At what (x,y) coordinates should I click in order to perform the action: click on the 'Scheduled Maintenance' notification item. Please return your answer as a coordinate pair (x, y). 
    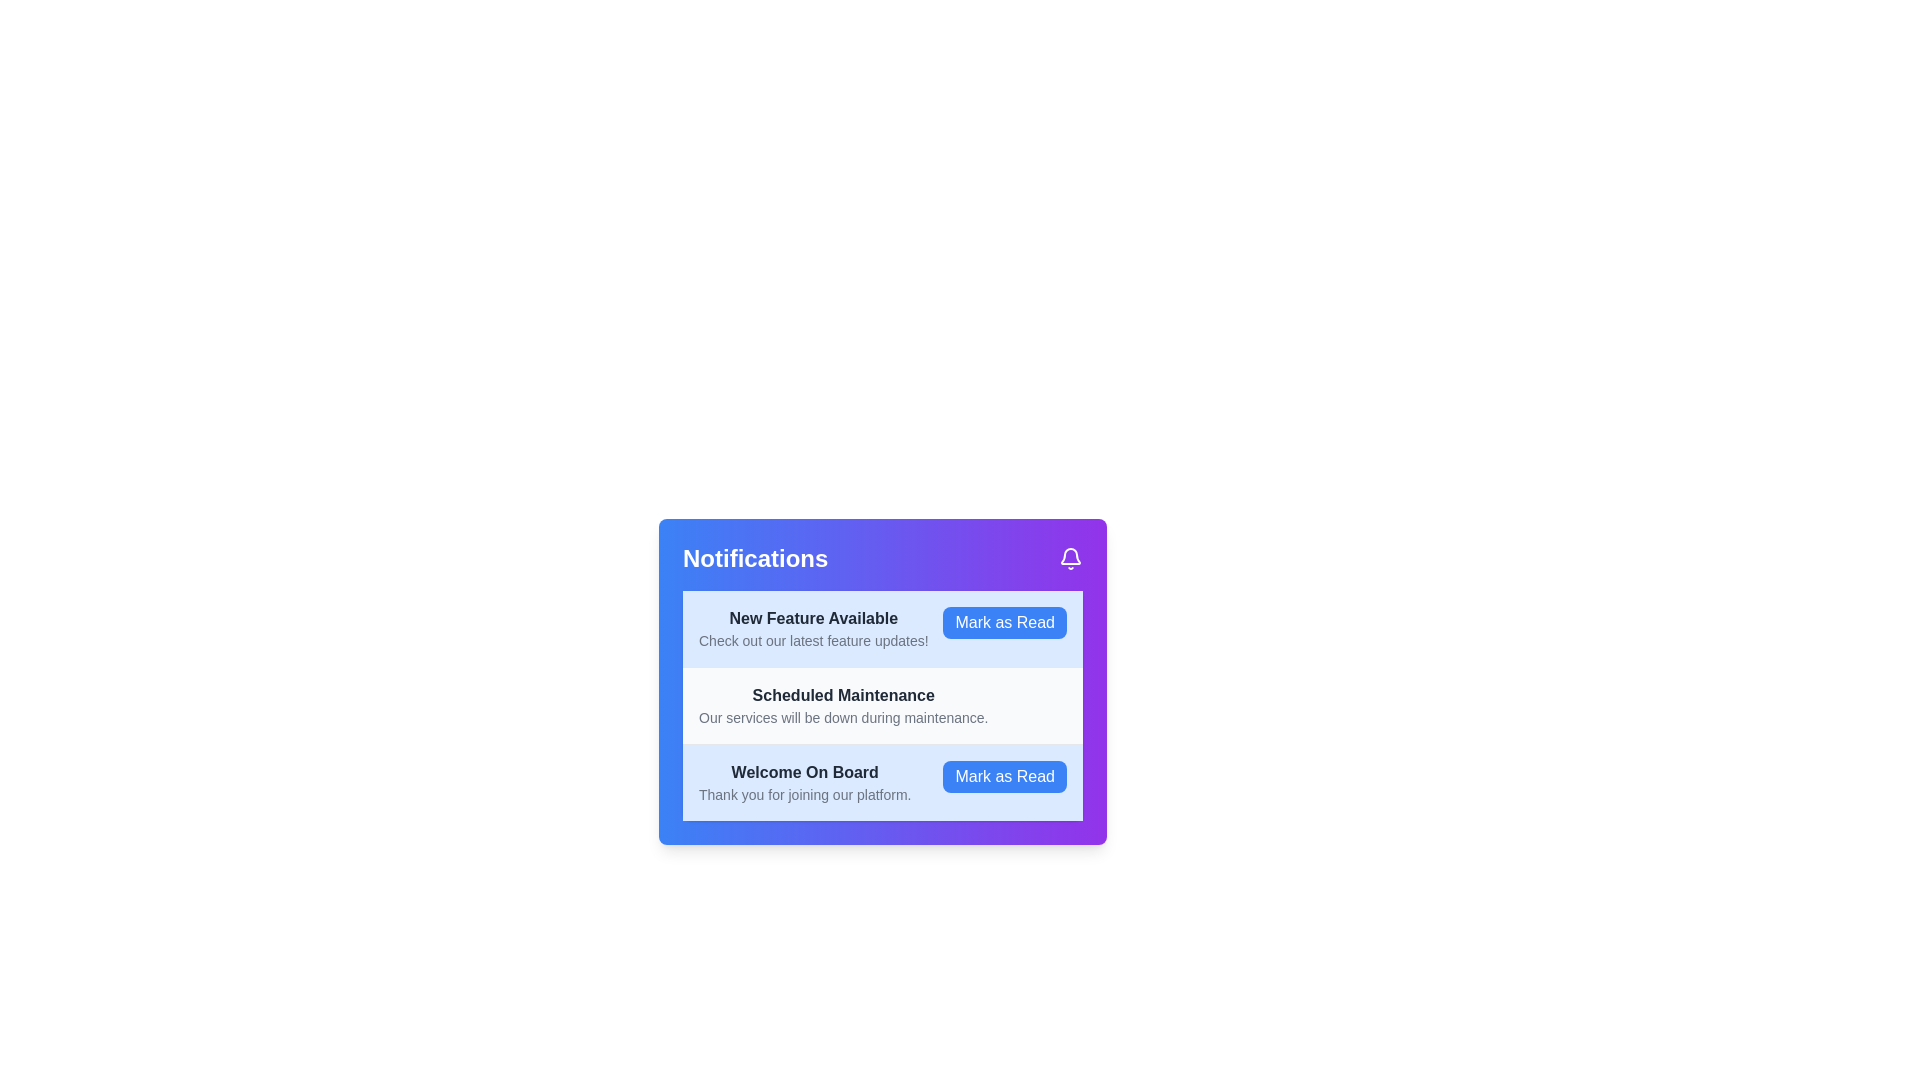
    Looking at the image, I should click on (882, 681).